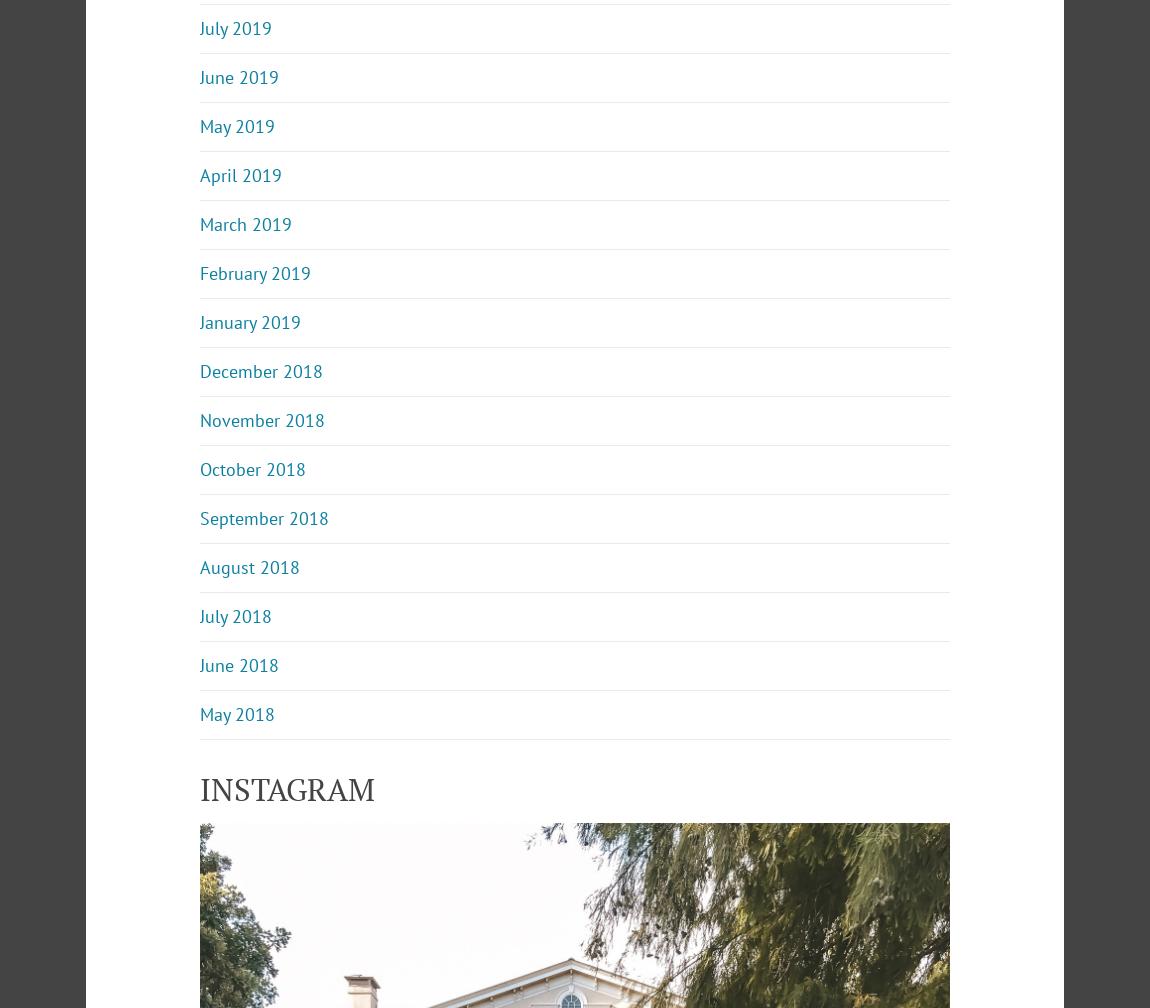 The height and width of the screenshot is (1008, 1150). Describe the element at coordinates (238, 76) in the screenshot. I see `'June 2019'` at that location.